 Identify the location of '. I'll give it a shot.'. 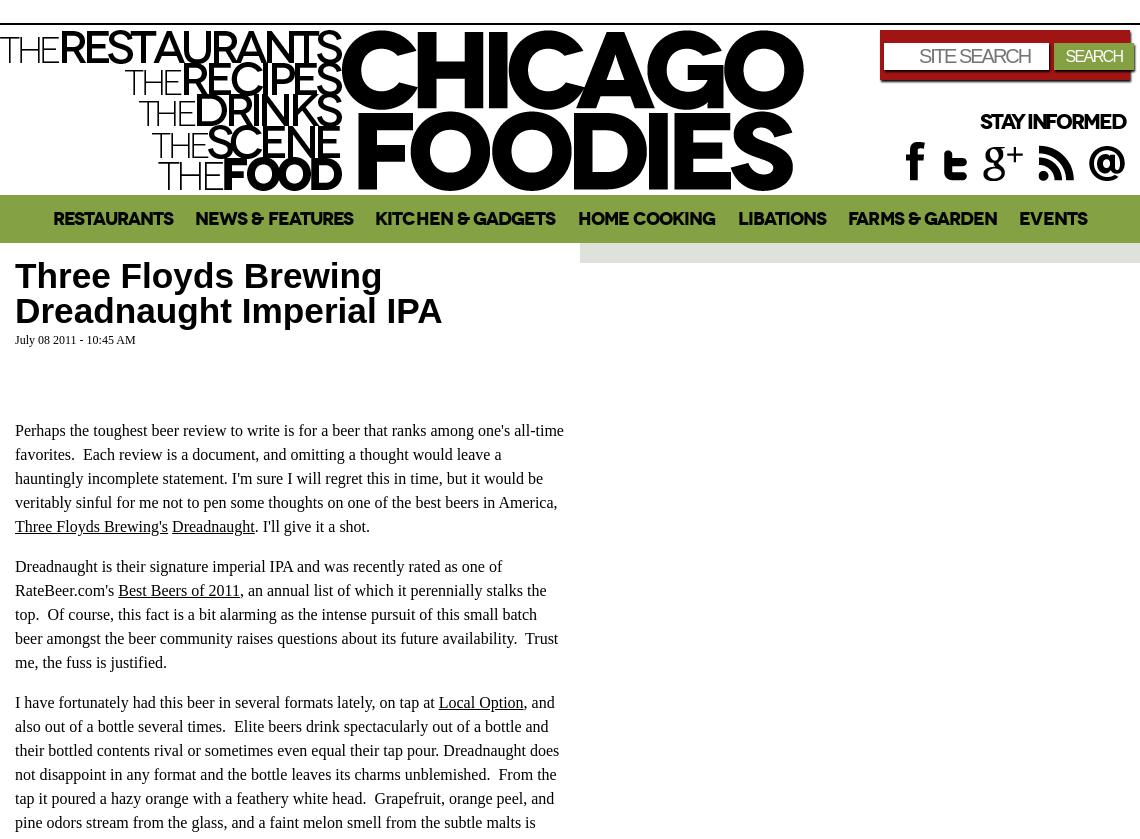
(312, 524).